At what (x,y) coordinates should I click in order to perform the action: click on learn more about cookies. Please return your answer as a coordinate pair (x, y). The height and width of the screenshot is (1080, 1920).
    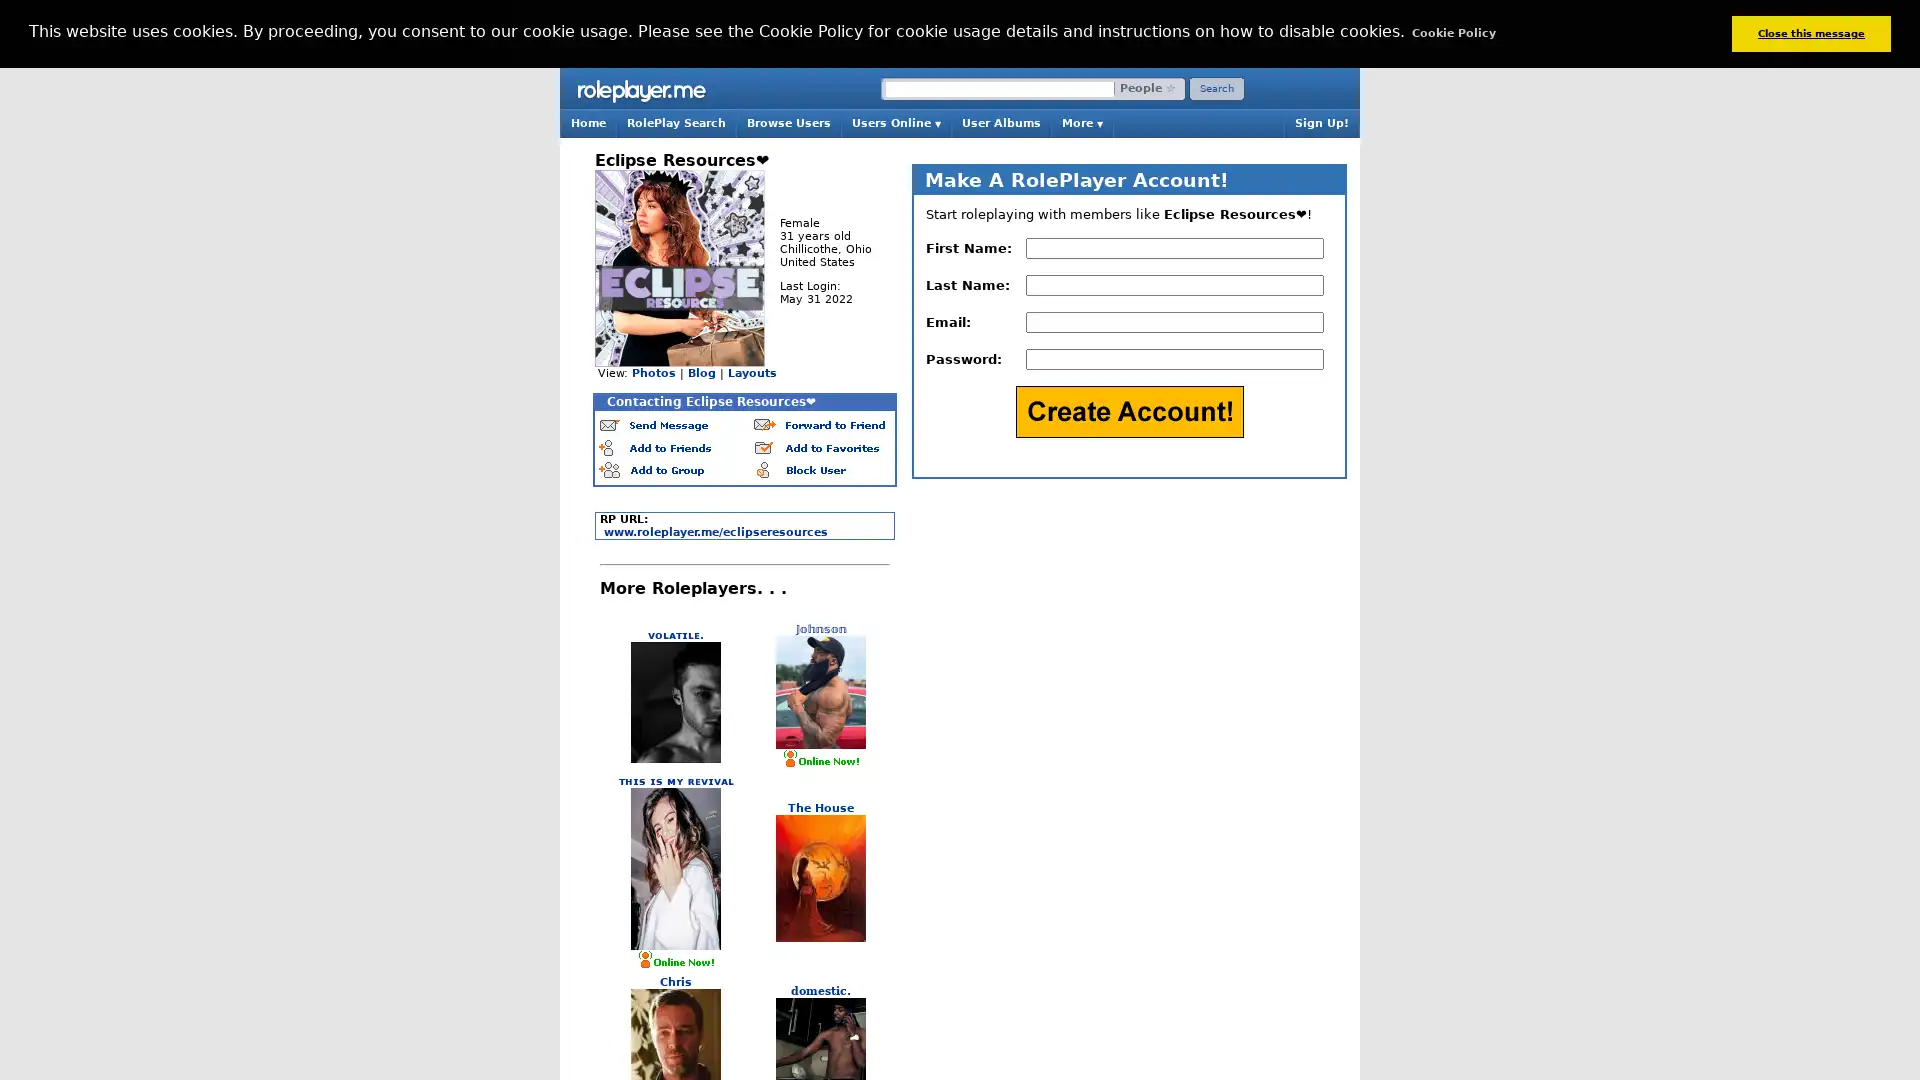
    Looking at the image, I should click on (1453, 33).